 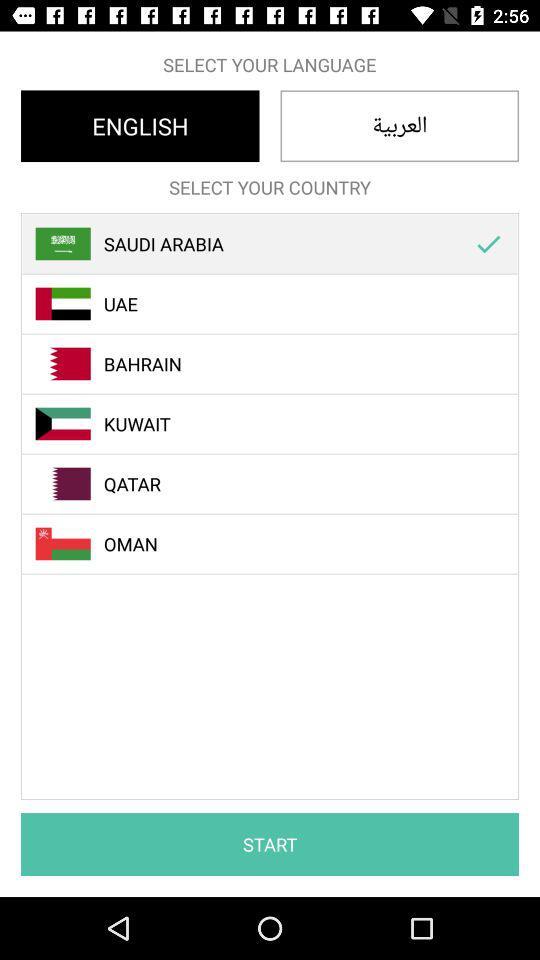 I want to click on item below kuwait item, so click(x=280, y=483).